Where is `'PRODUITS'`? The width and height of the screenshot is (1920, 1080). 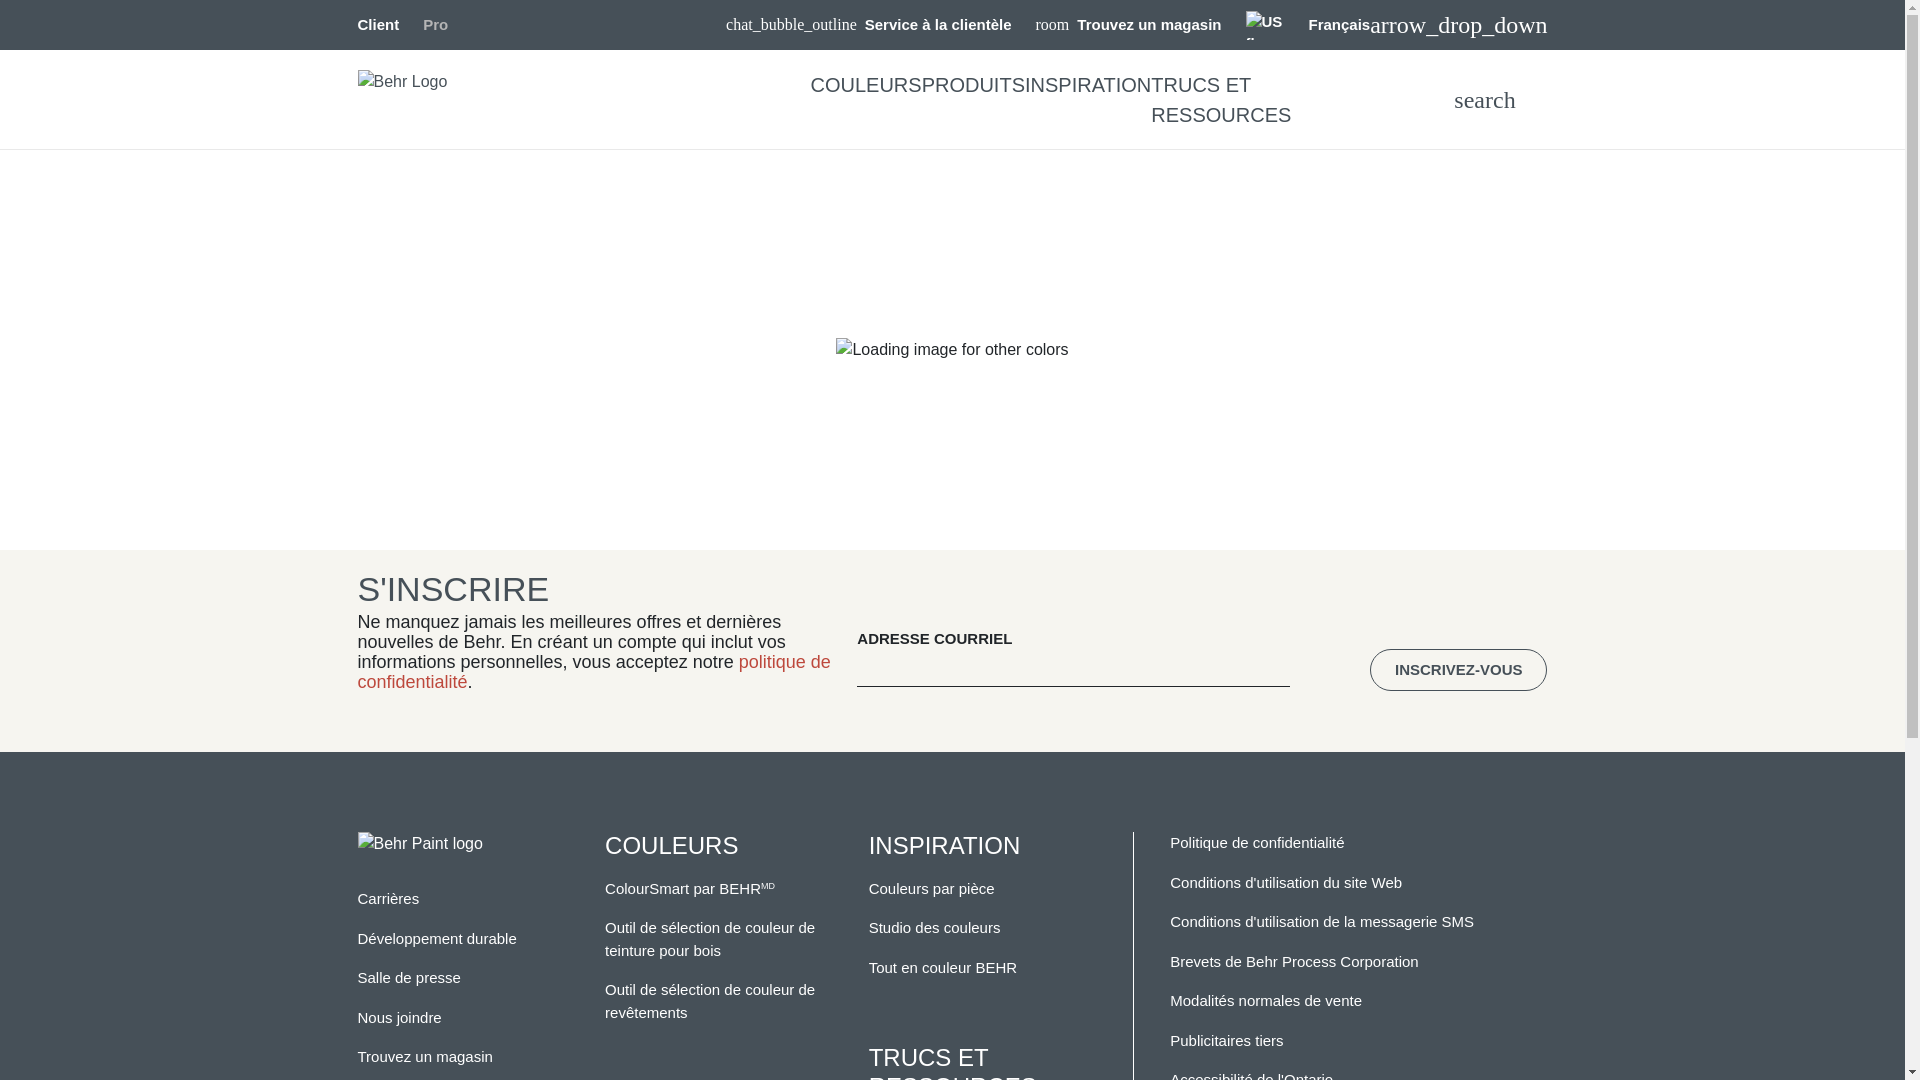
'PRODUITS' is located at coordinates (920, 83).